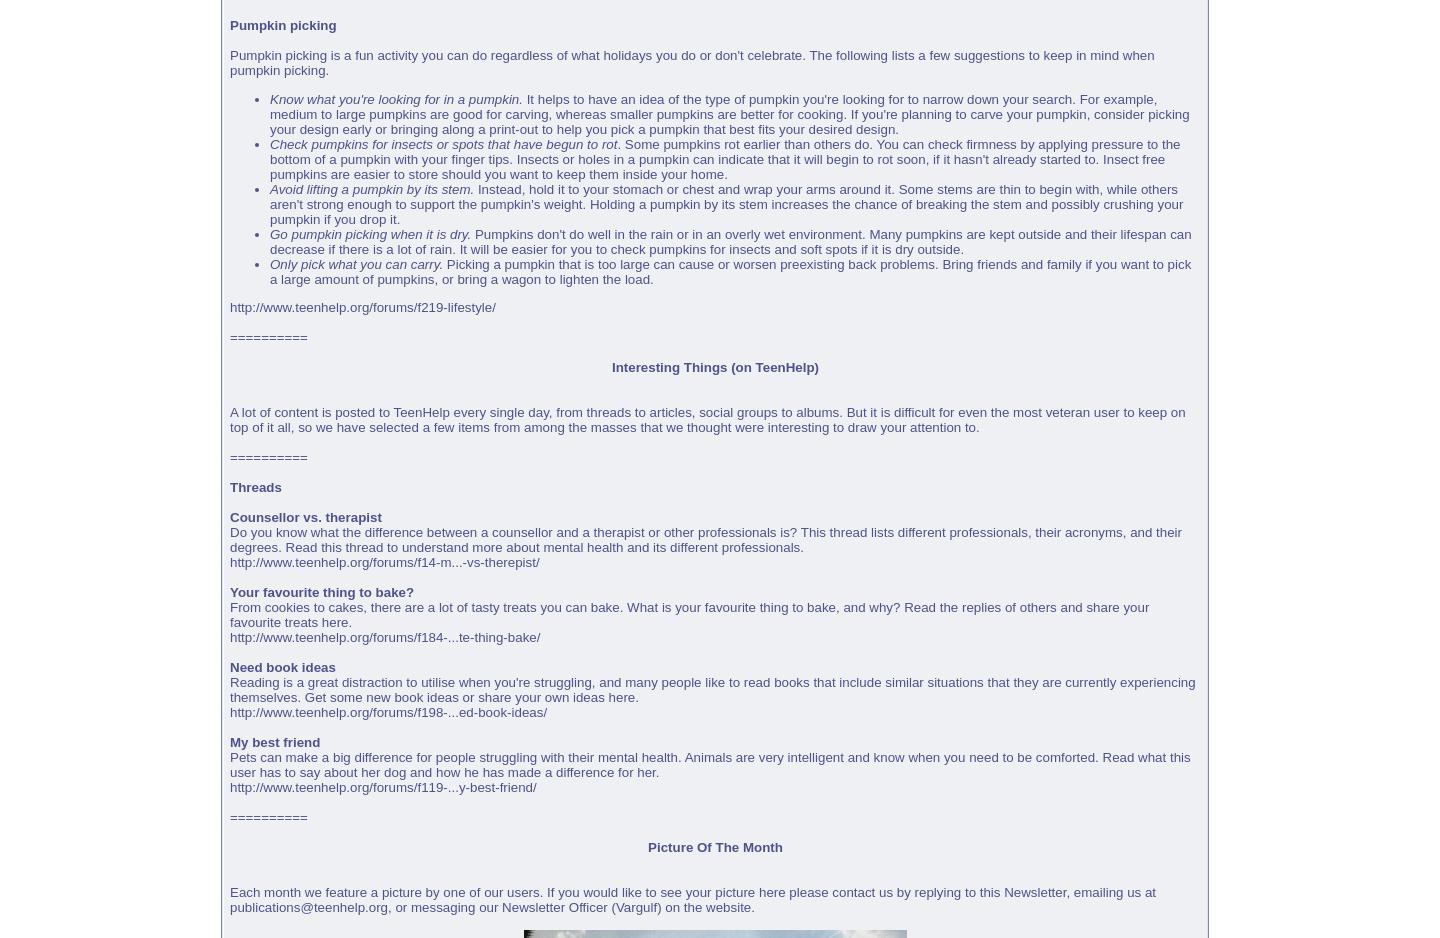  I want to click on 'My best friend', so click(274, 742).